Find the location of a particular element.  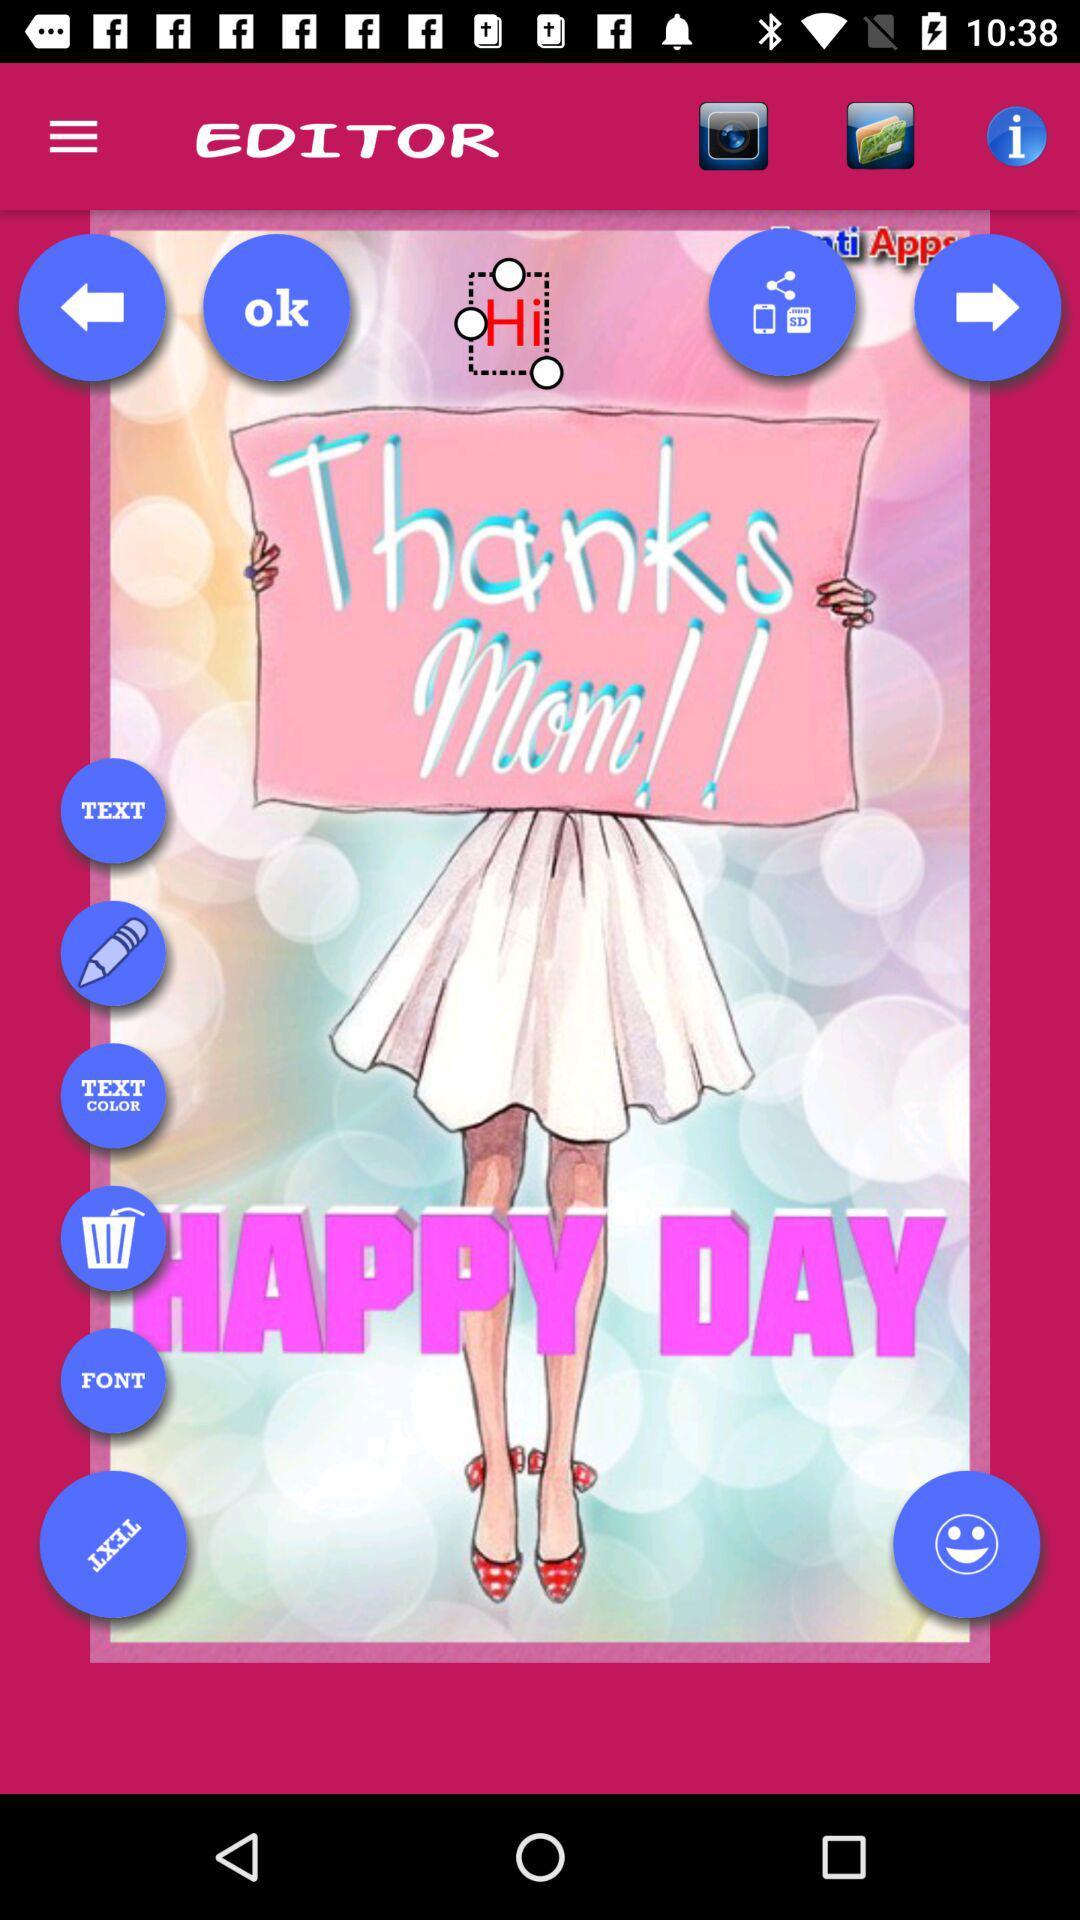

go back is located at coordinates (92, 306).